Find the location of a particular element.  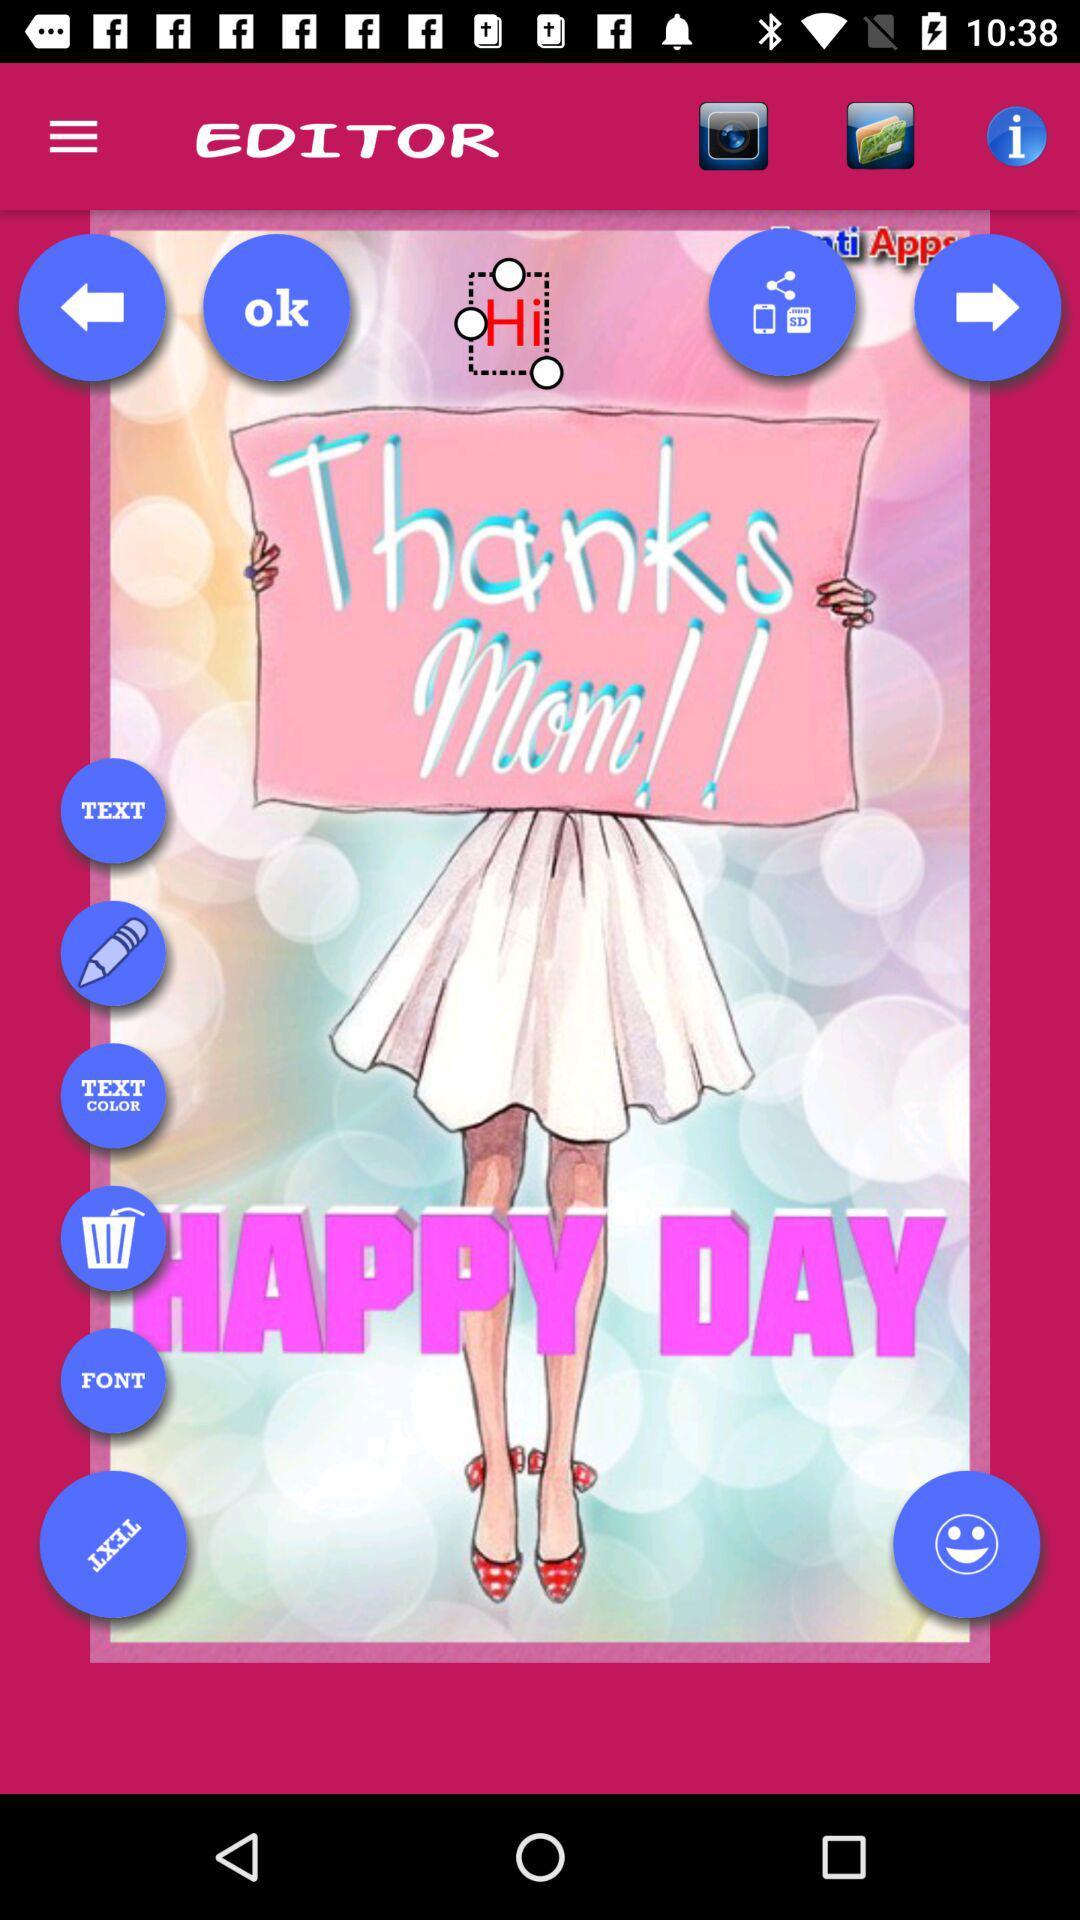

go back is located at coordinates (92, 306).